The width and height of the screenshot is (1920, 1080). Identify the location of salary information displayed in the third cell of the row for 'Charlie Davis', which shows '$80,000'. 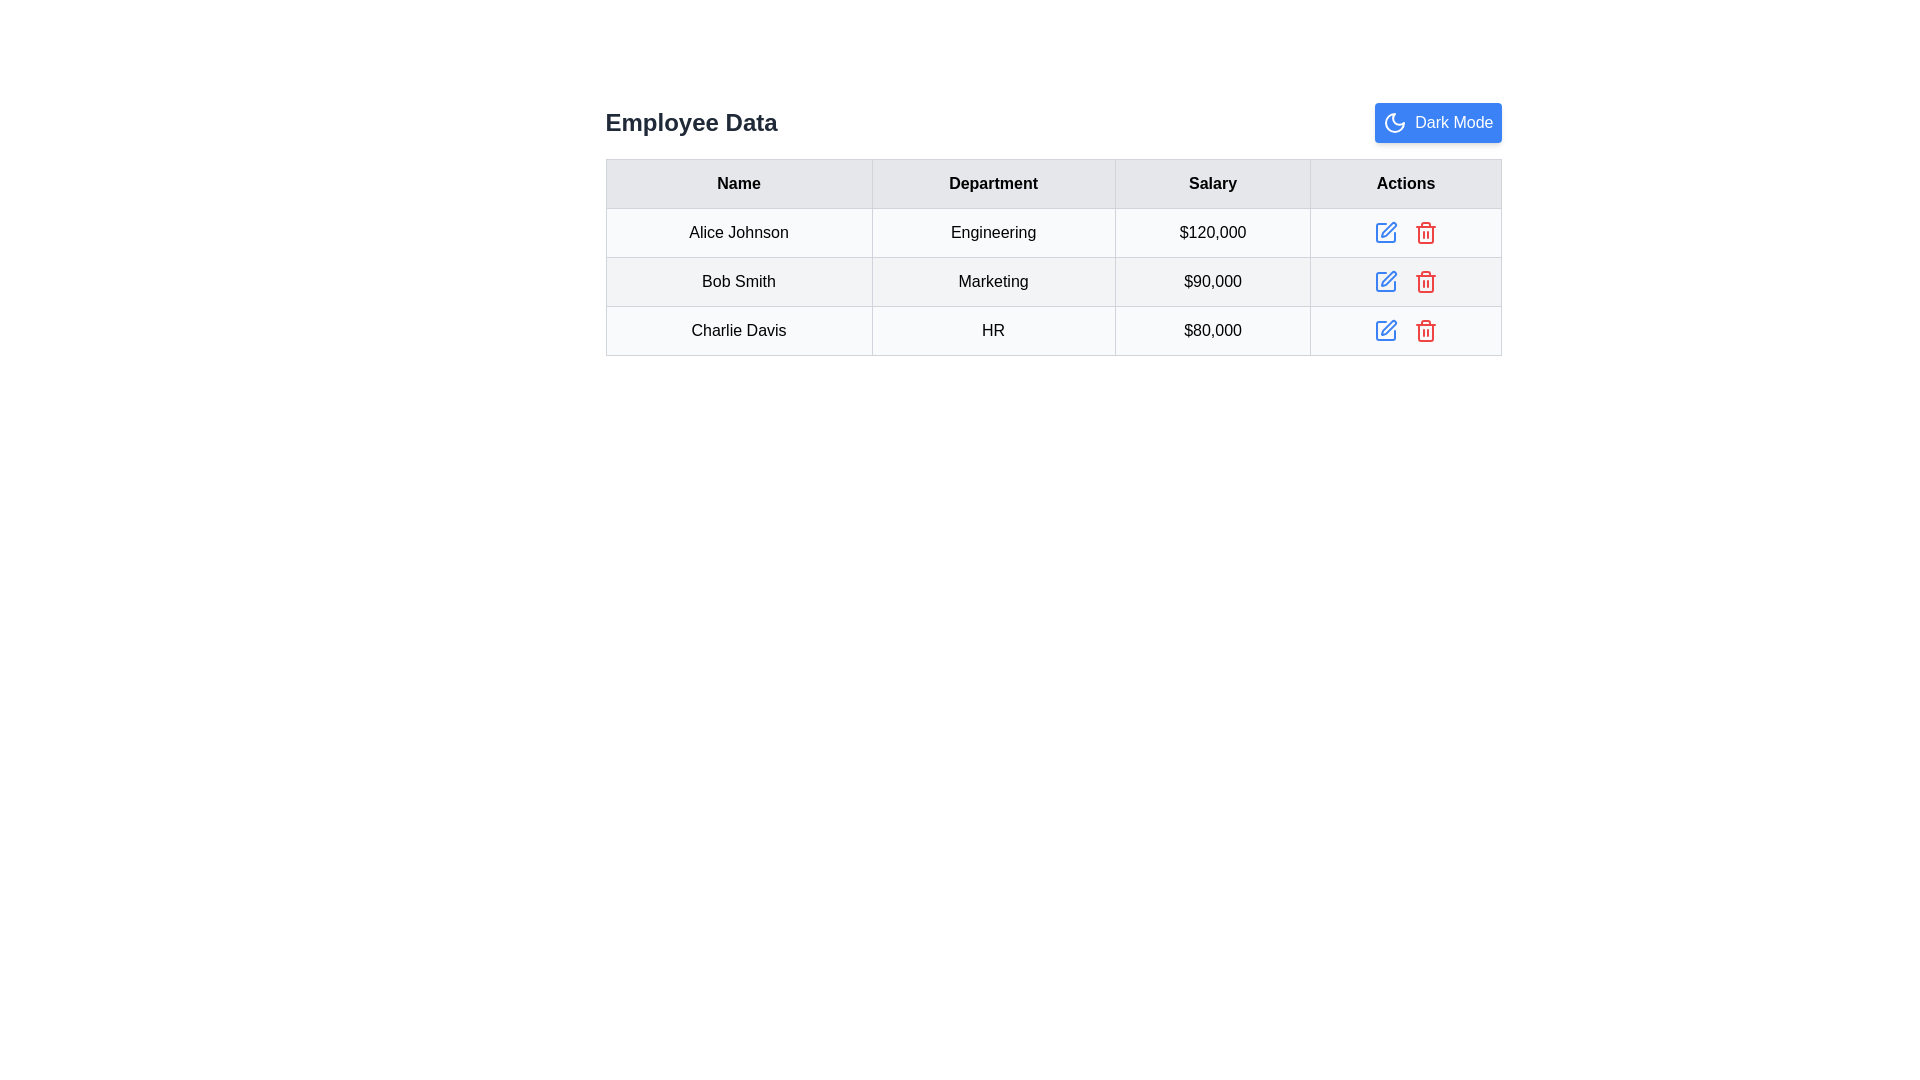
(1212, 330).